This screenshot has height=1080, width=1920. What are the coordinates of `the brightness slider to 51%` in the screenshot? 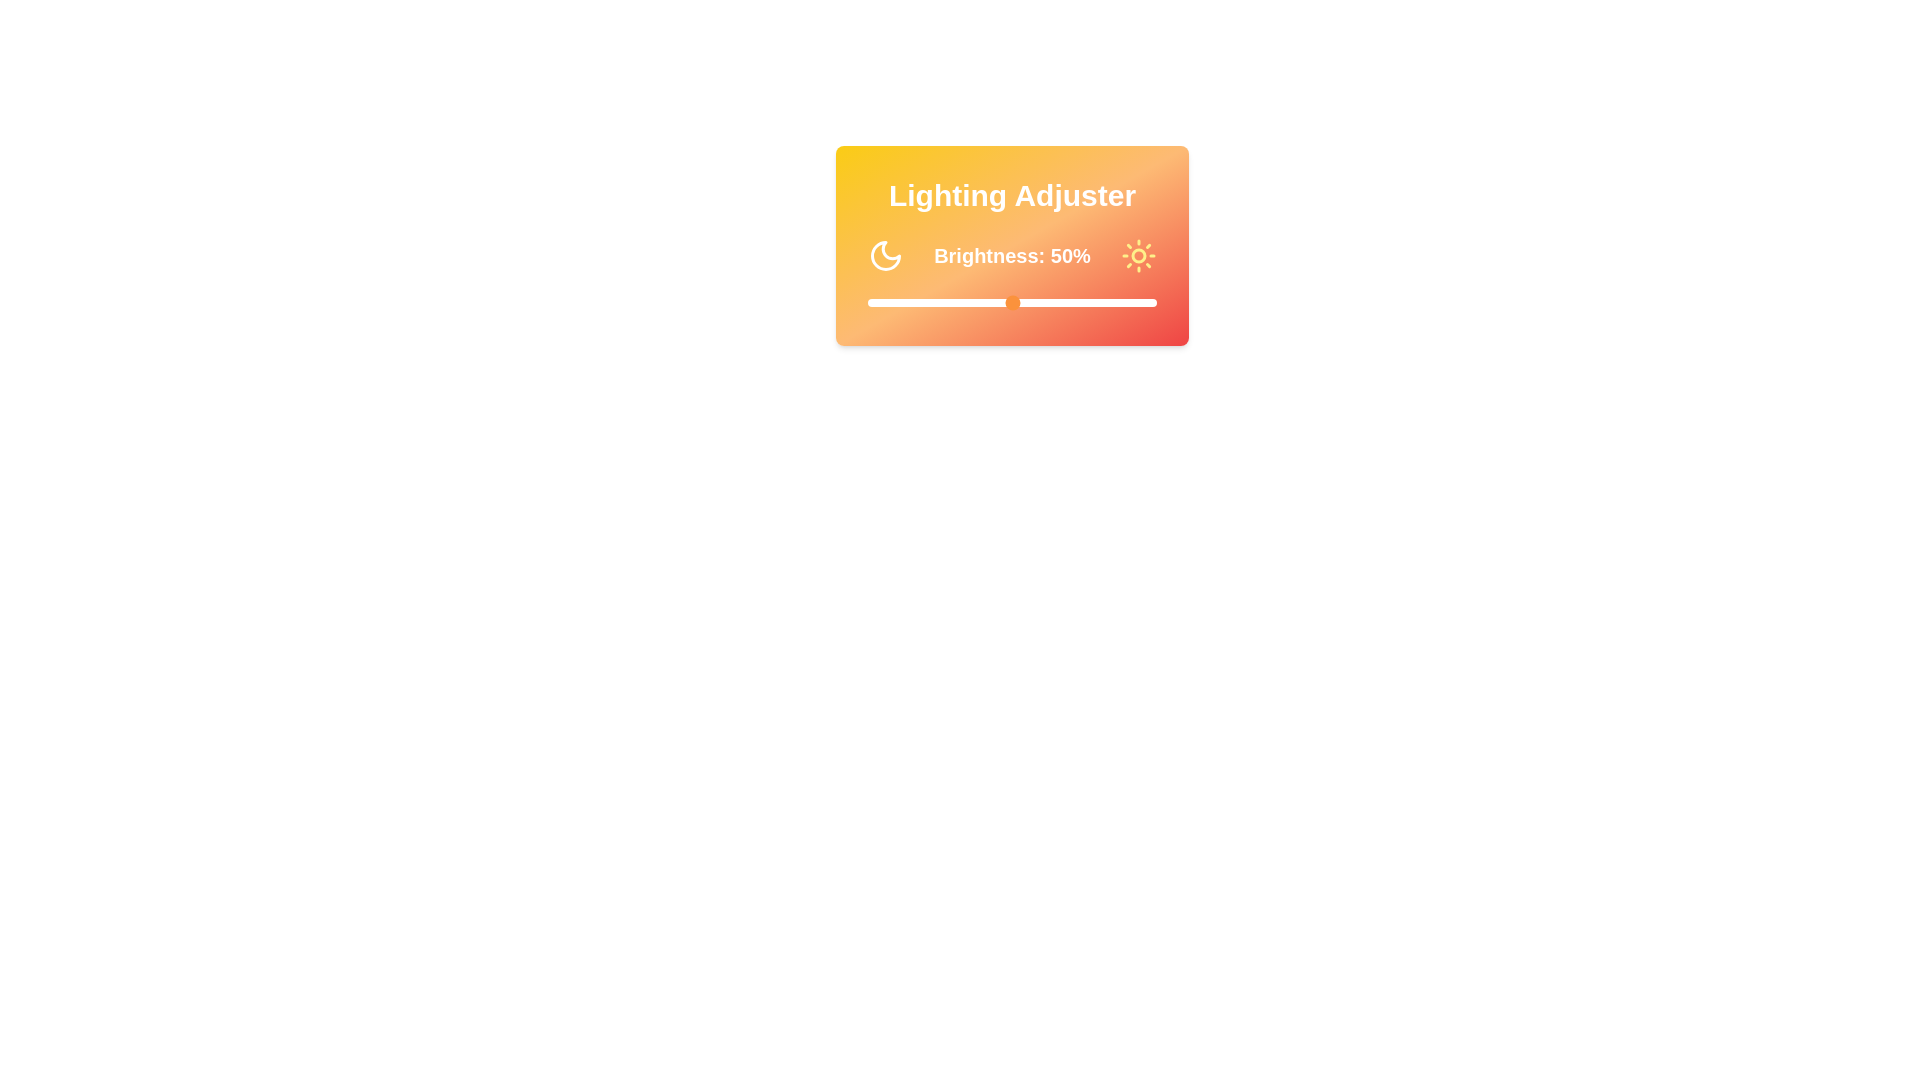 It's located at (1015, 303).